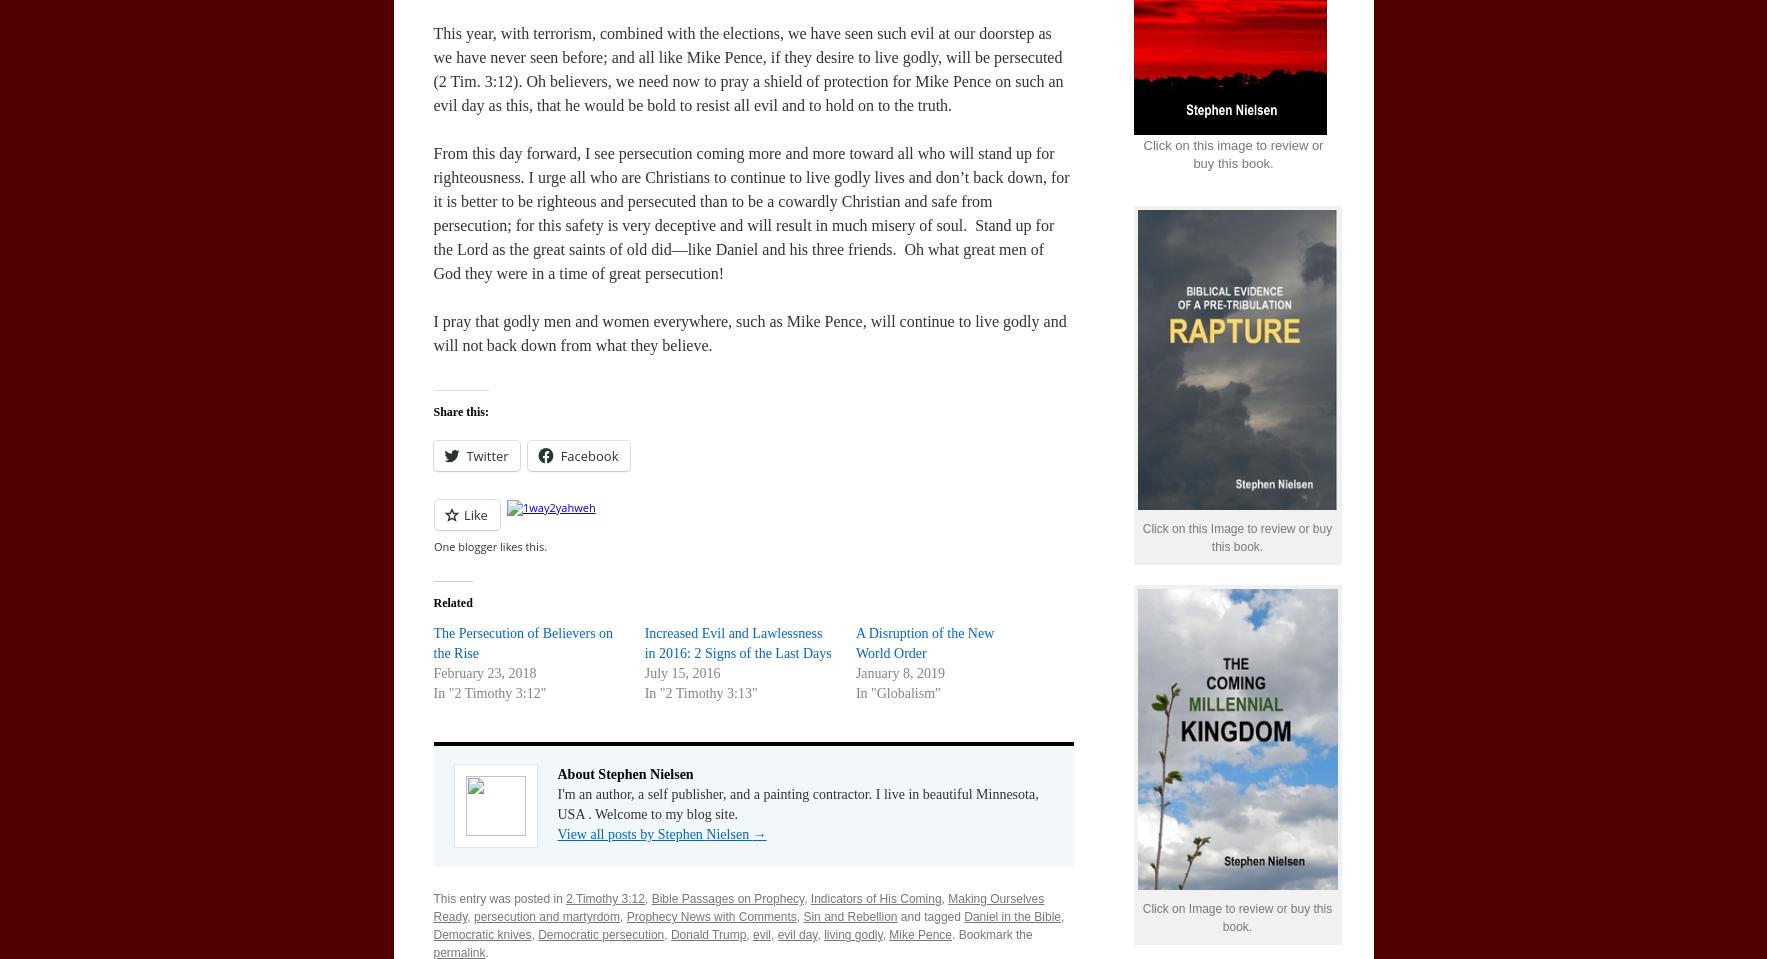 Image resolution: width=1767 pixels, height=959 pixels. I want to click on 'This entry was posted in', so click(499, 898).